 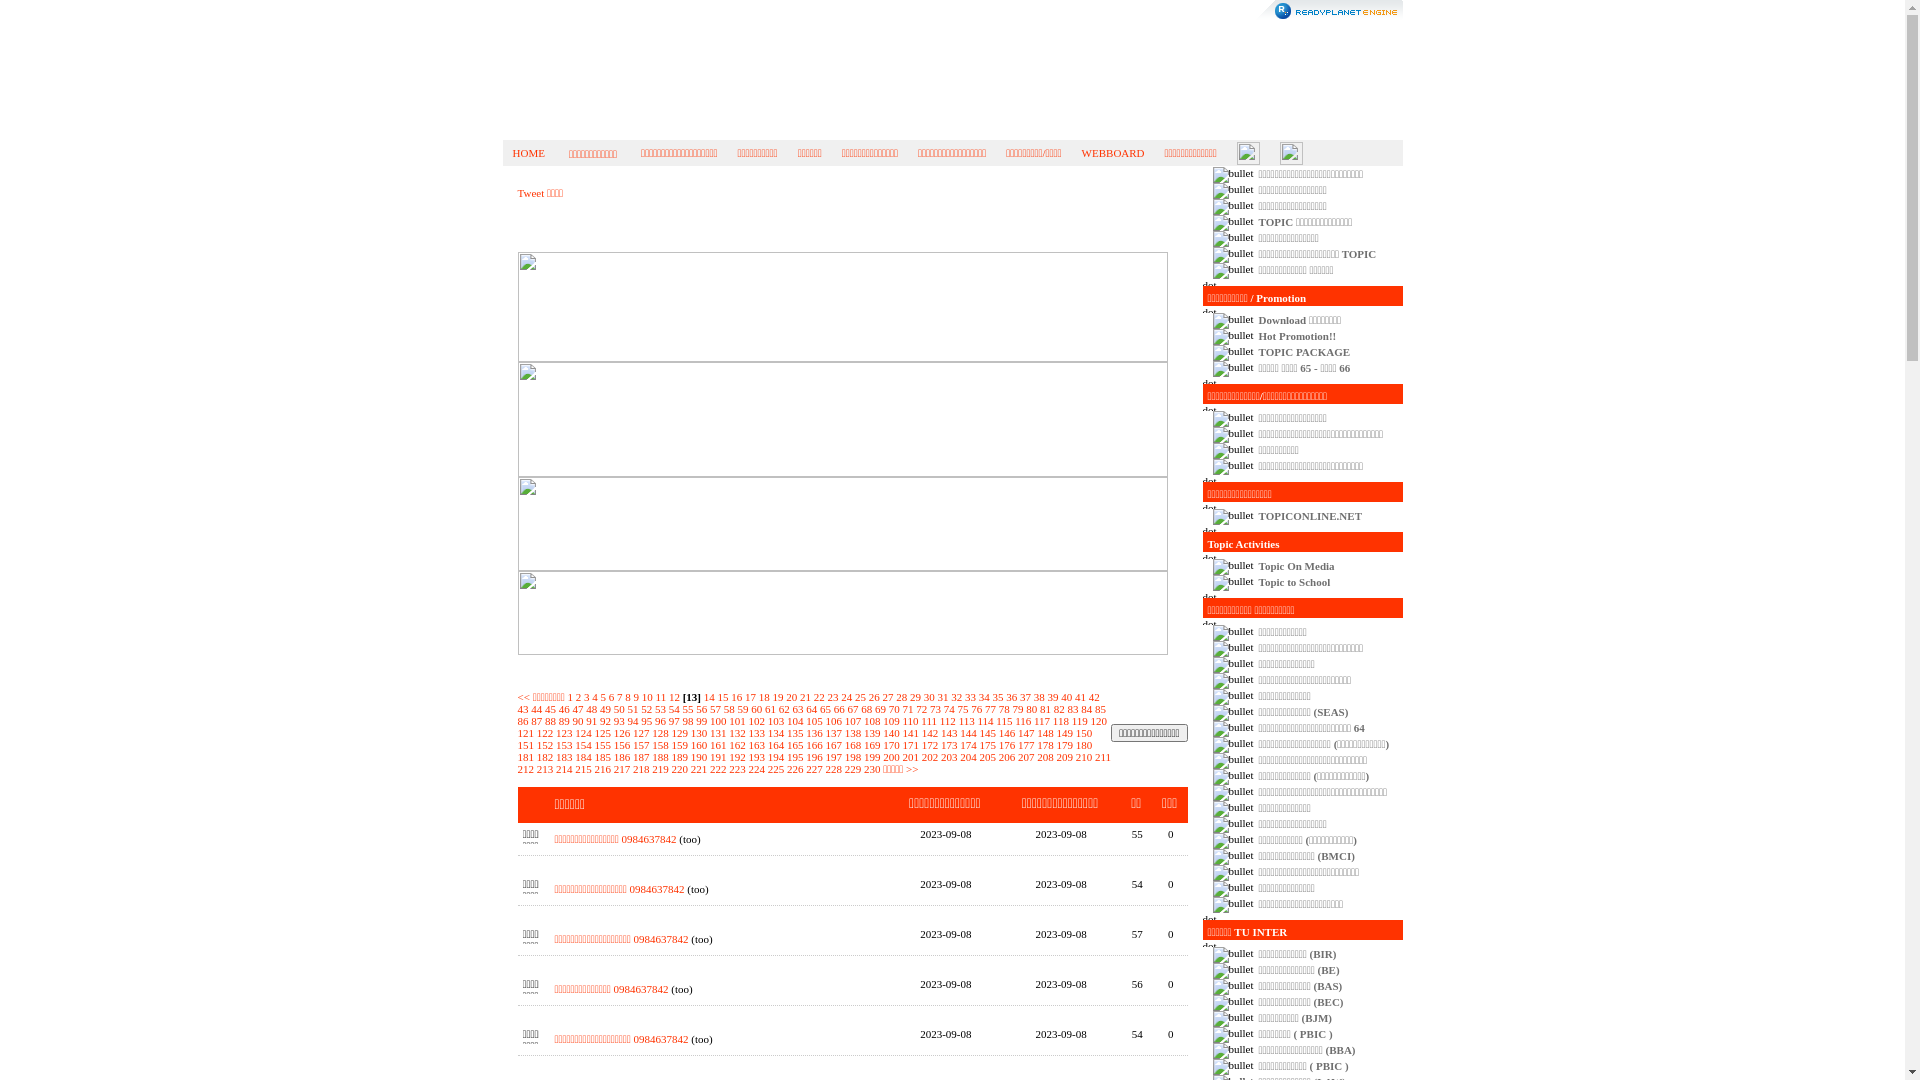 What do you see at coordinates (523, 708) in the screenshot?
I see `'43'` at bounding box center [523, 708].